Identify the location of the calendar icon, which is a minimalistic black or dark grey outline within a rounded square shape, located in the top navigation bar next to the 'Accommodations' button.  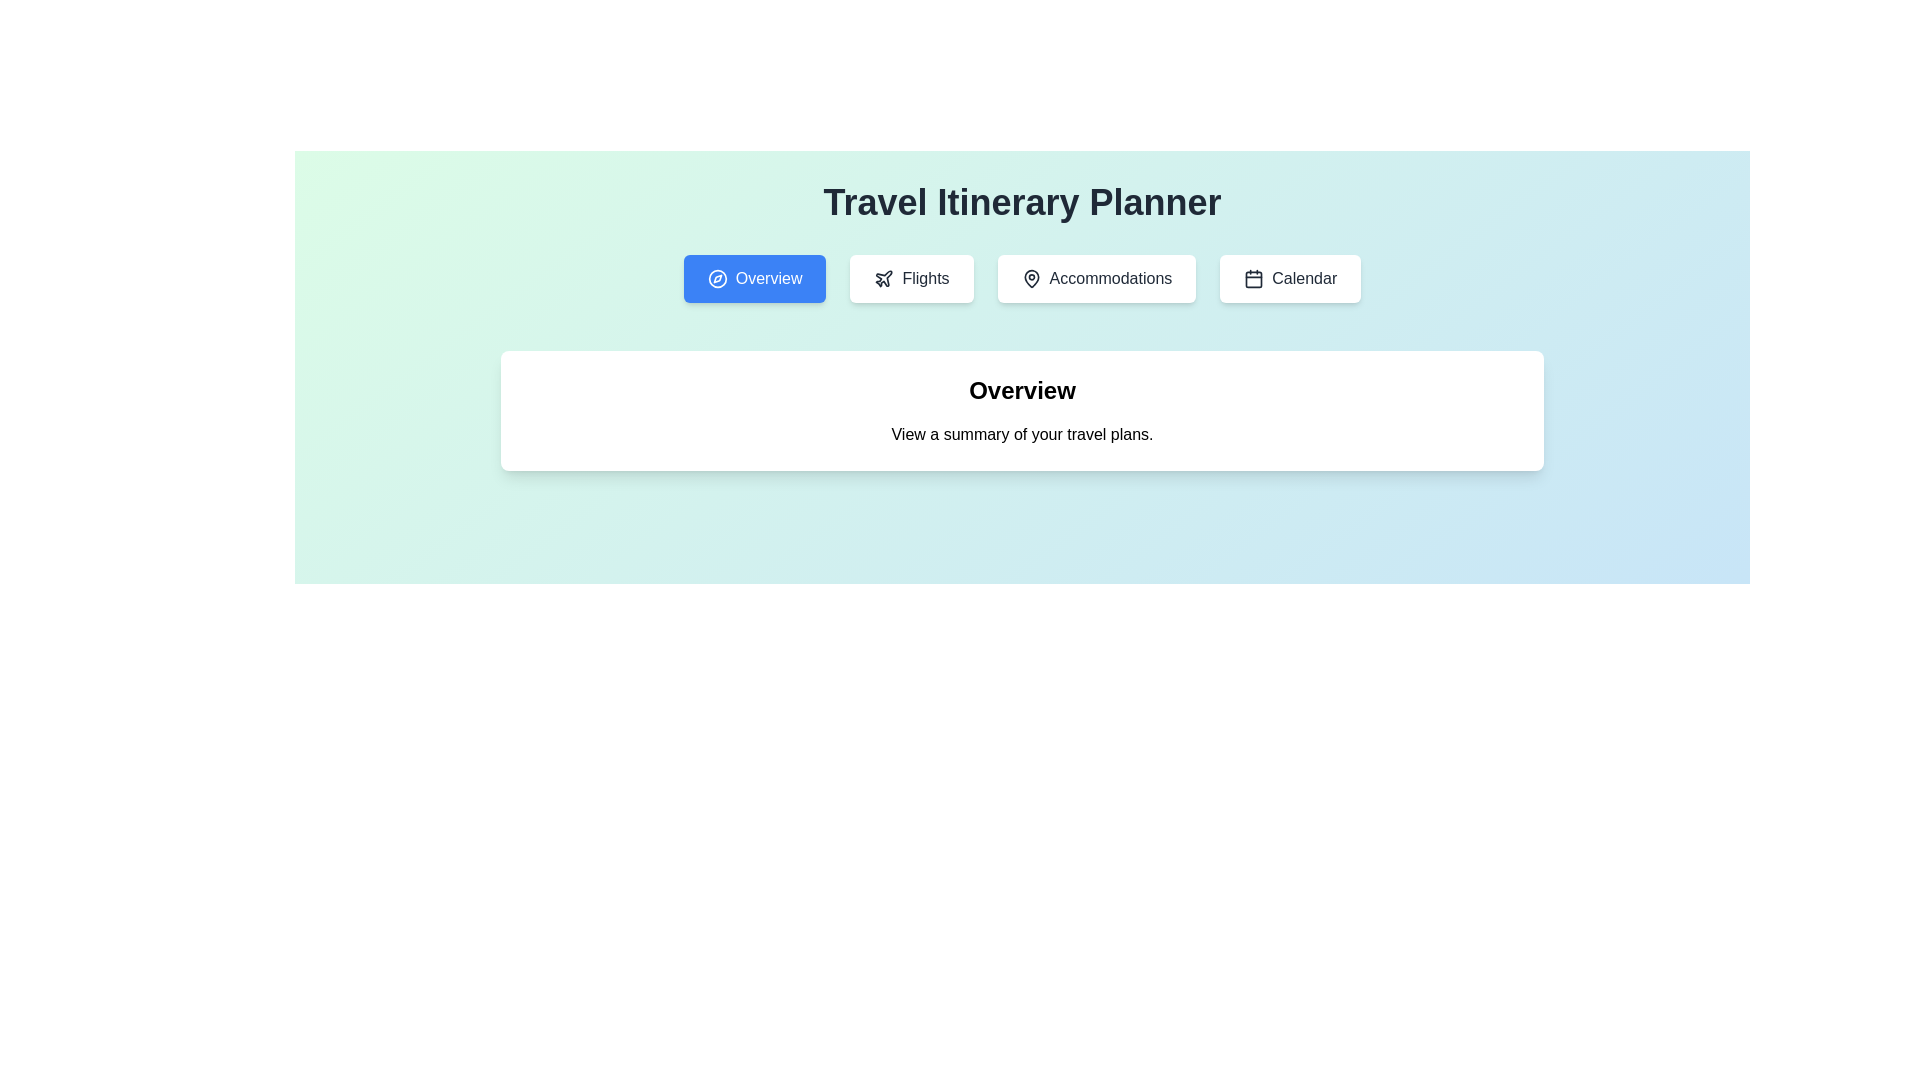
(1253, 278).